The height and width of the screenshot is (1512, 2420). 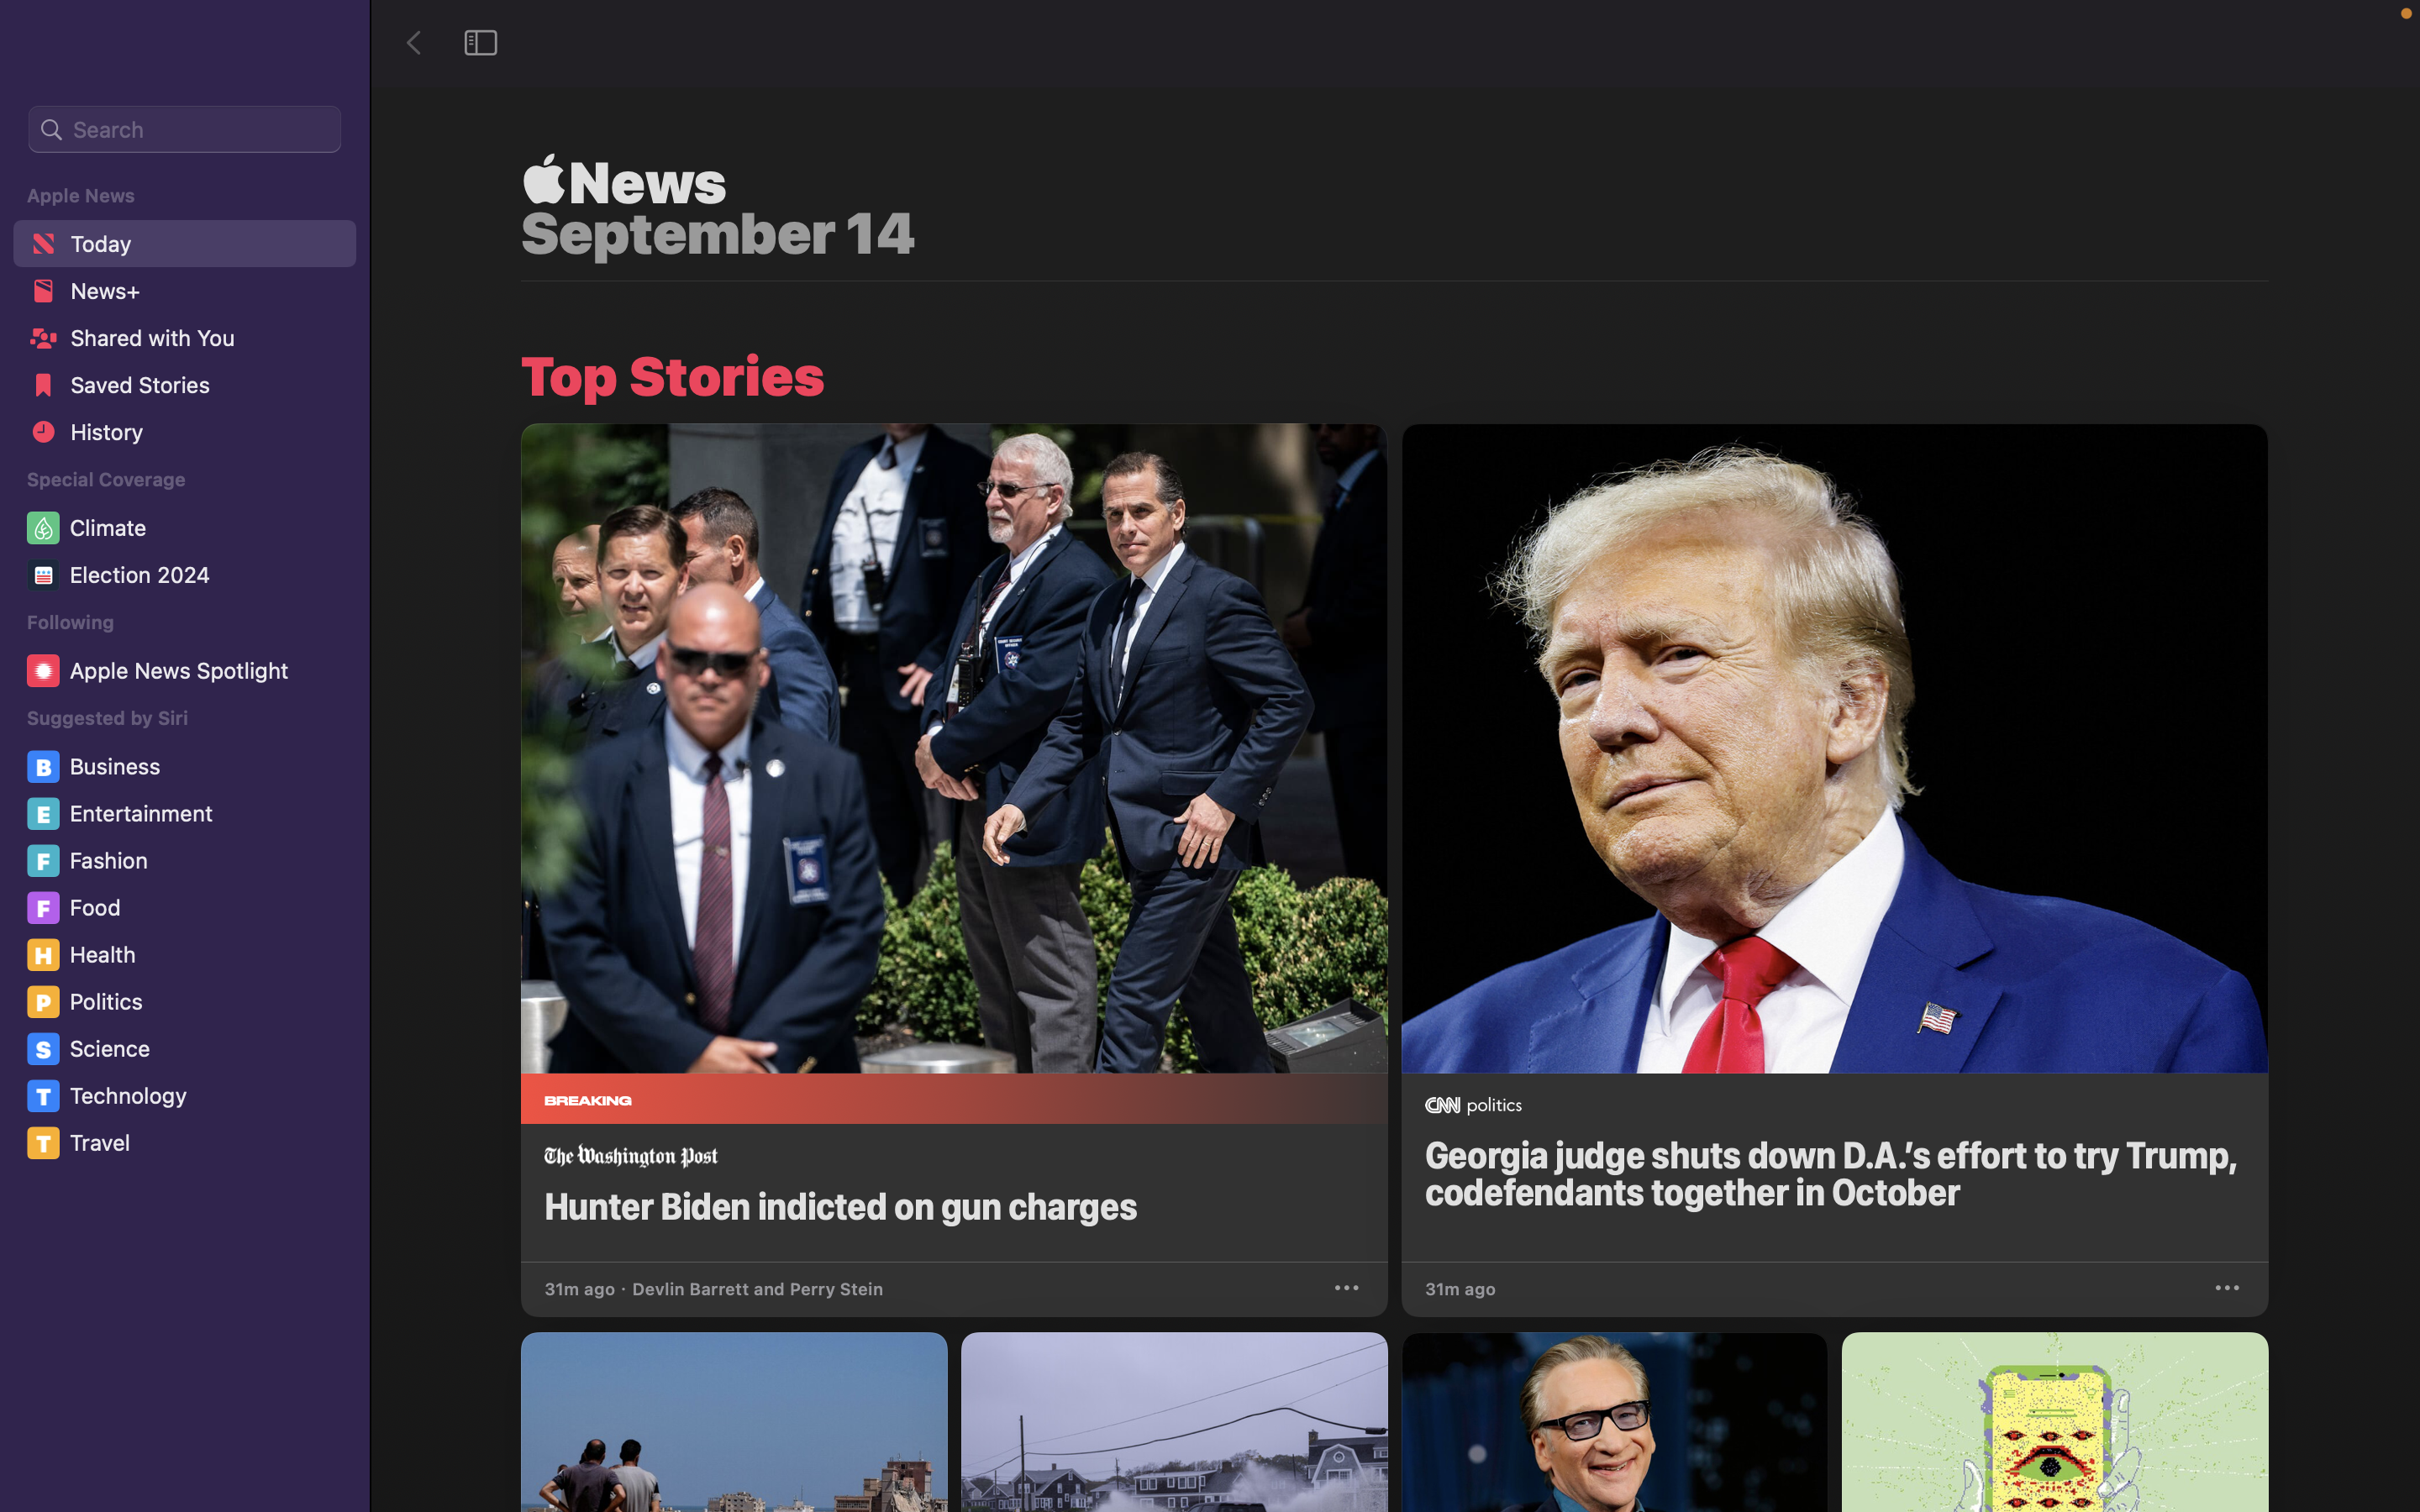 What do you see at coordinates (189, 953) in the screenshot?
I see `the "Health" tab` at bounding box center [189, 953].